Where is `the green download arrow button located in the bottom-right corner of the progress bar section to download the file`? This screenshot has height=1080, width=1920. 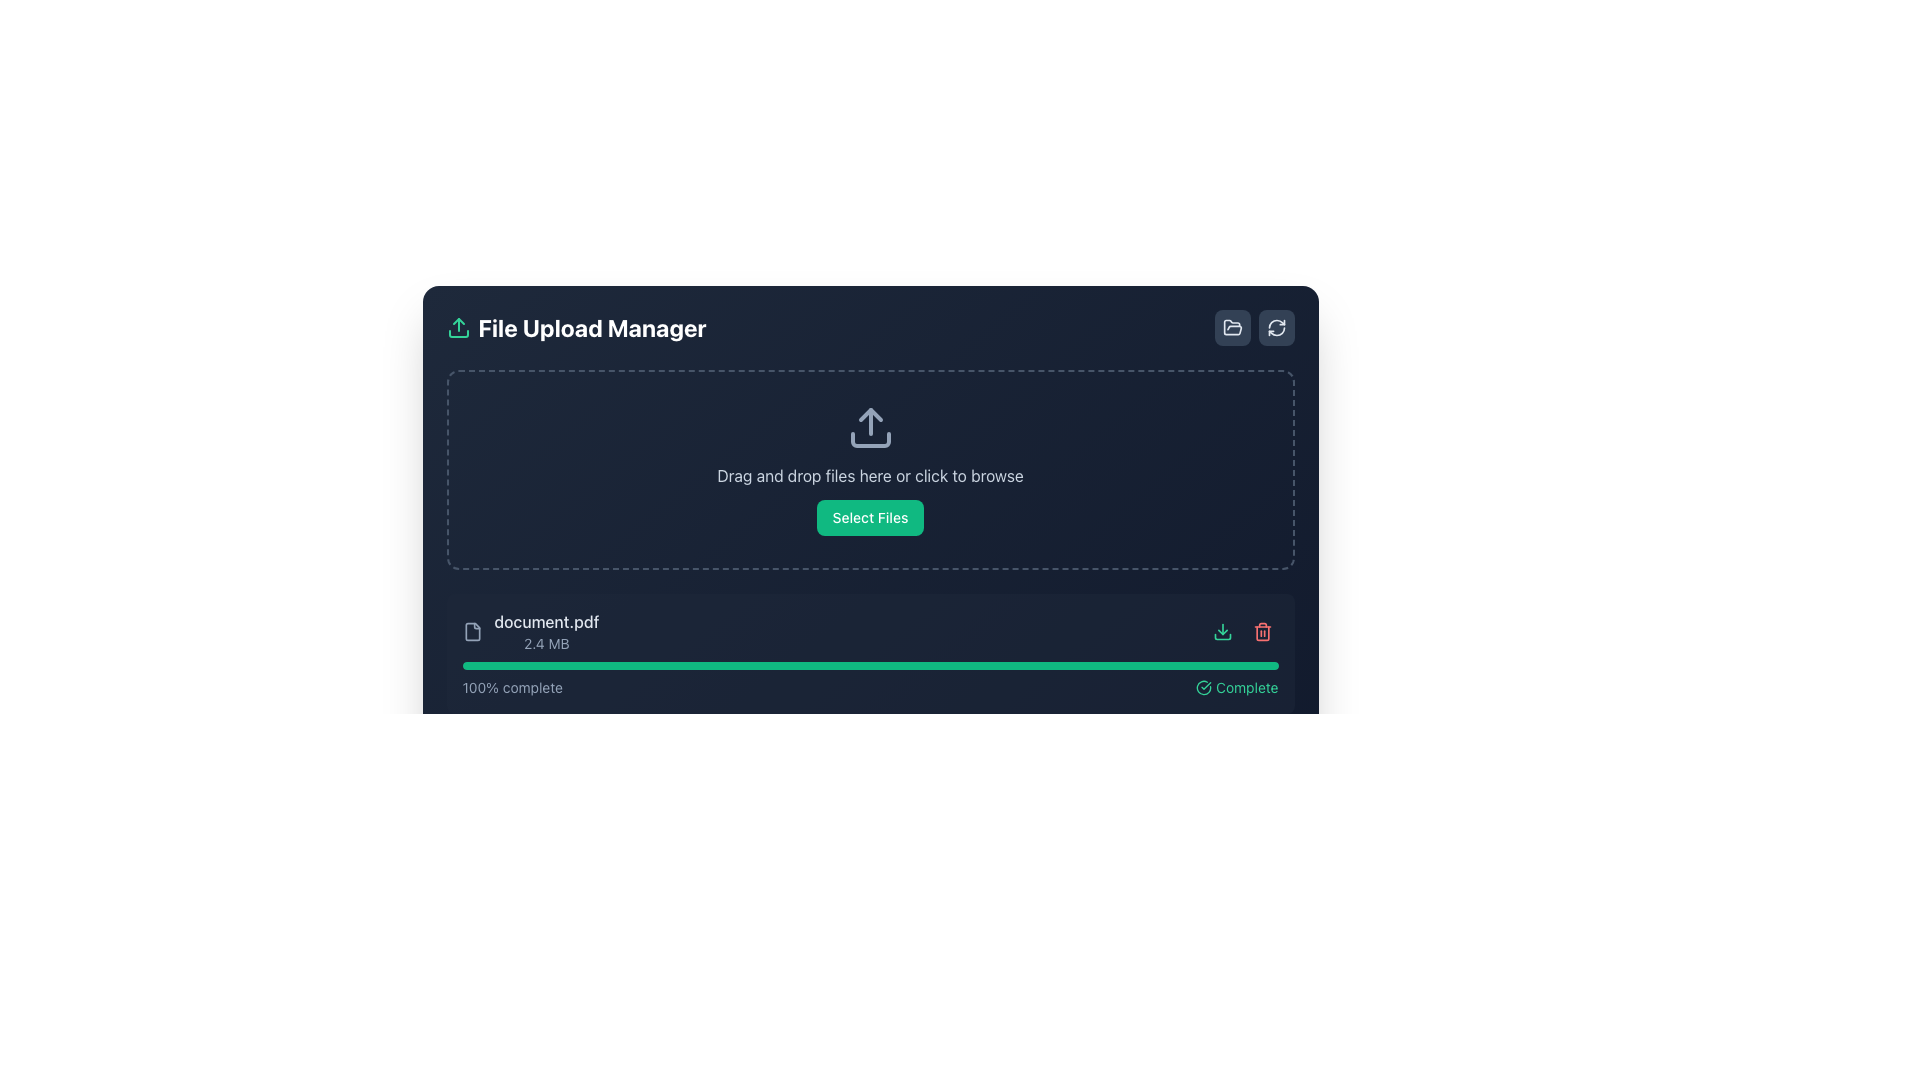
the green download arrow button located in the bottom-right corner of the progress bar section to download the file is located at coordinates (1221, 632).